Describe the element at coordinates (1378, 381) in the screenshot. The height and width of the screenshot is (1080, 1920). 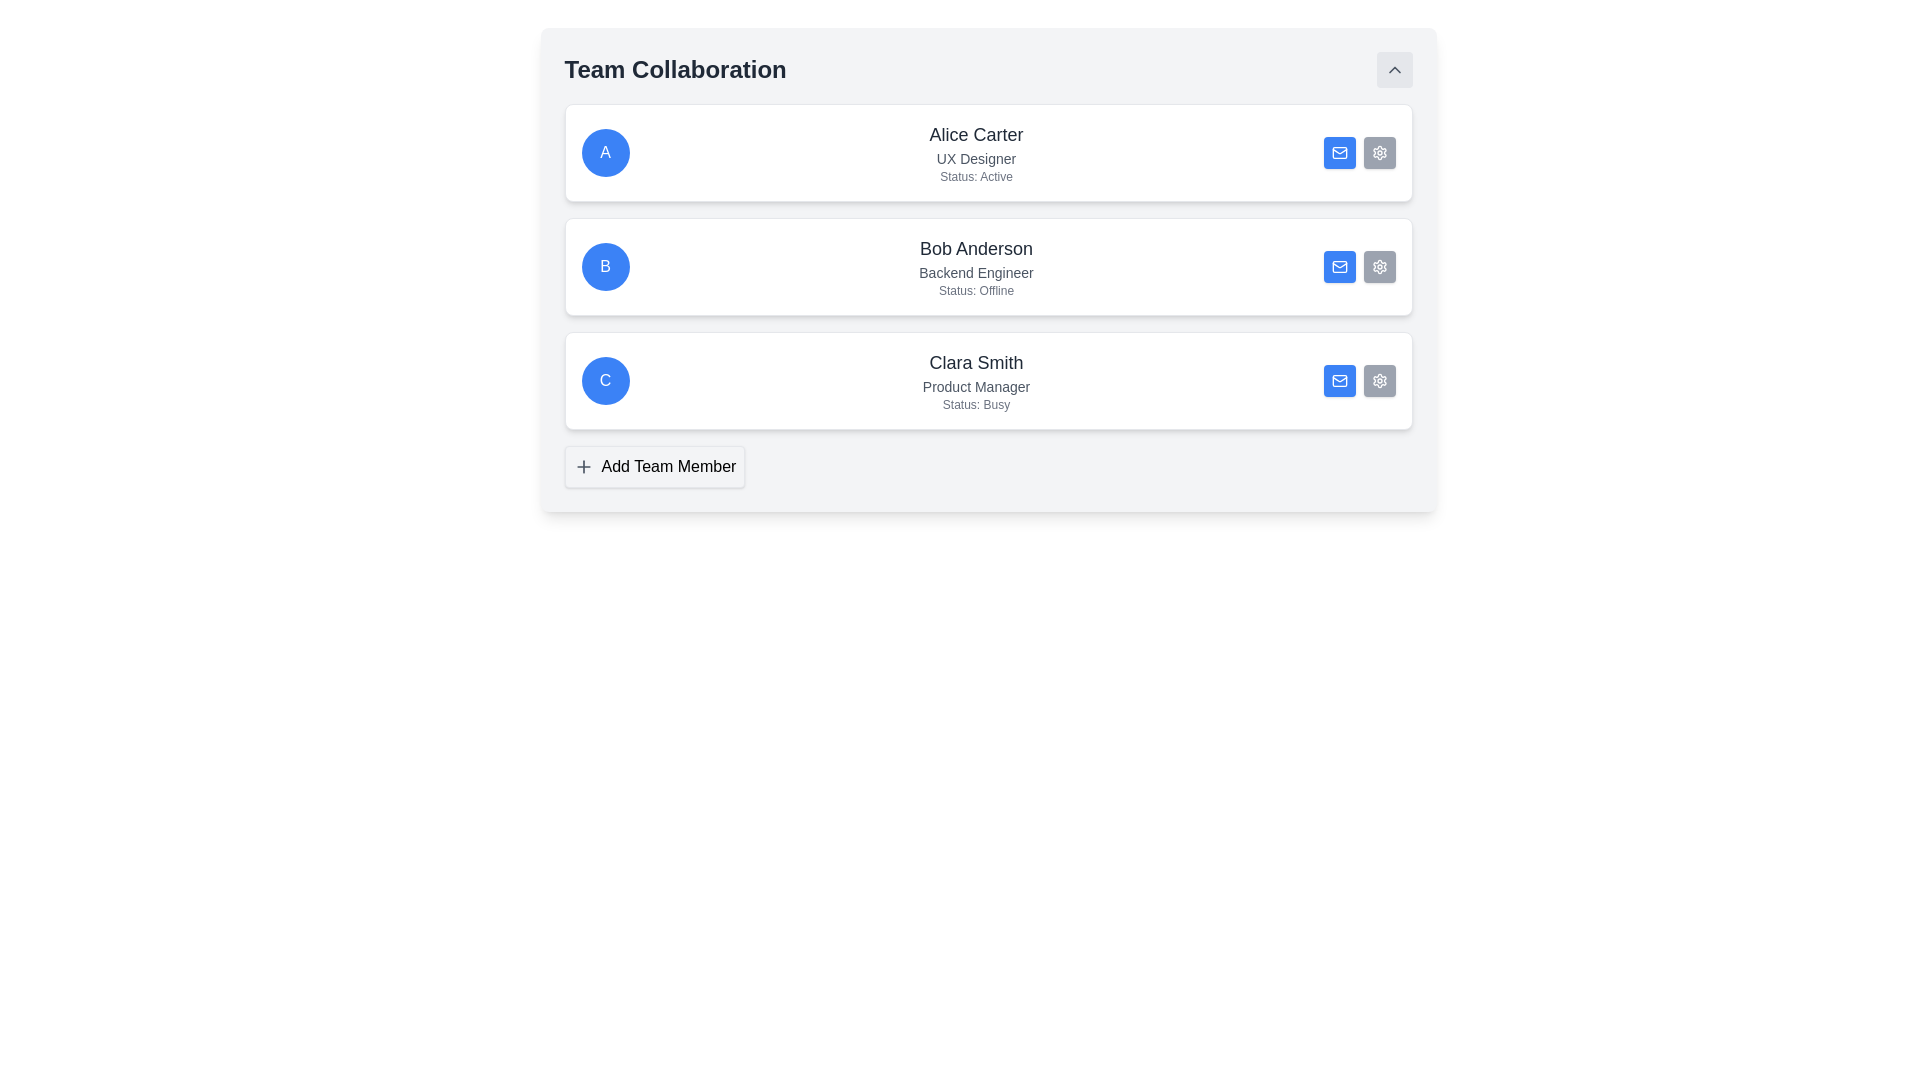
I see `the settings icon located to the right of the 'Clara Smith' entry` at that location.